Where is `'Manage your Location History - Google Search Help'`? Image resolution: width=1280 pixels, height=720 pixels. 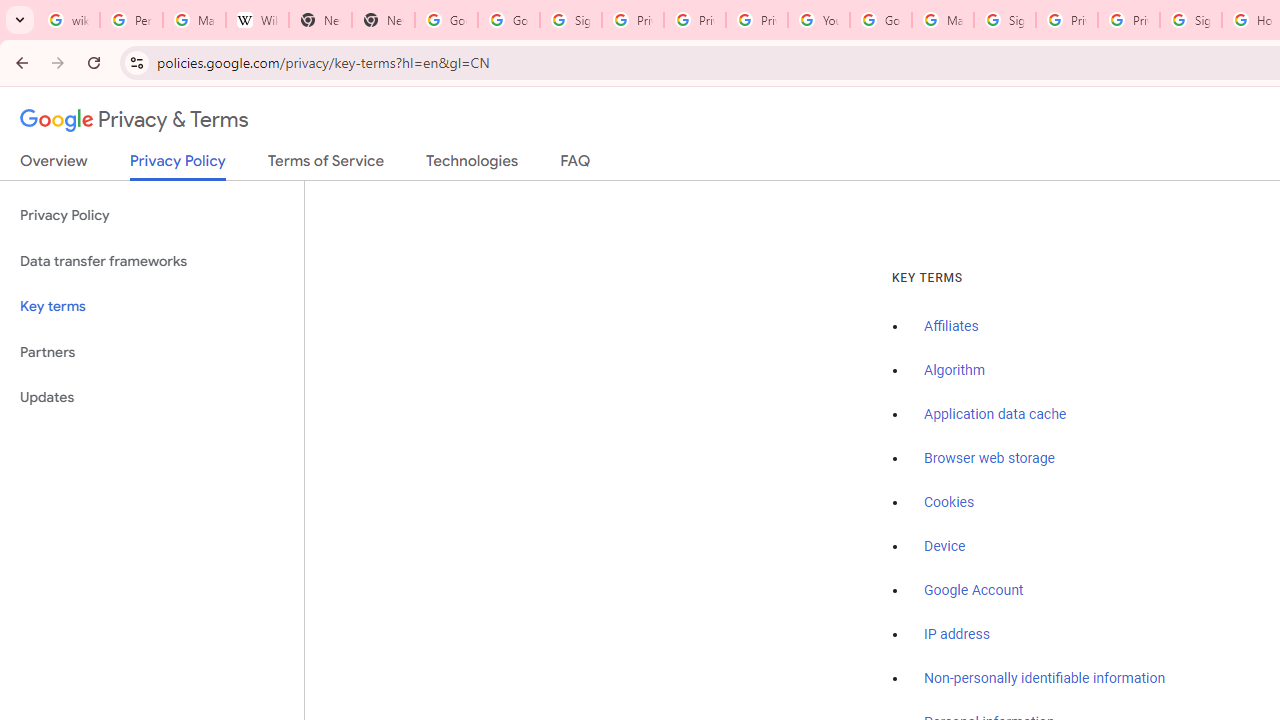 'Manage your Location History - Google Search Help' is located at coordinates (194, 20).